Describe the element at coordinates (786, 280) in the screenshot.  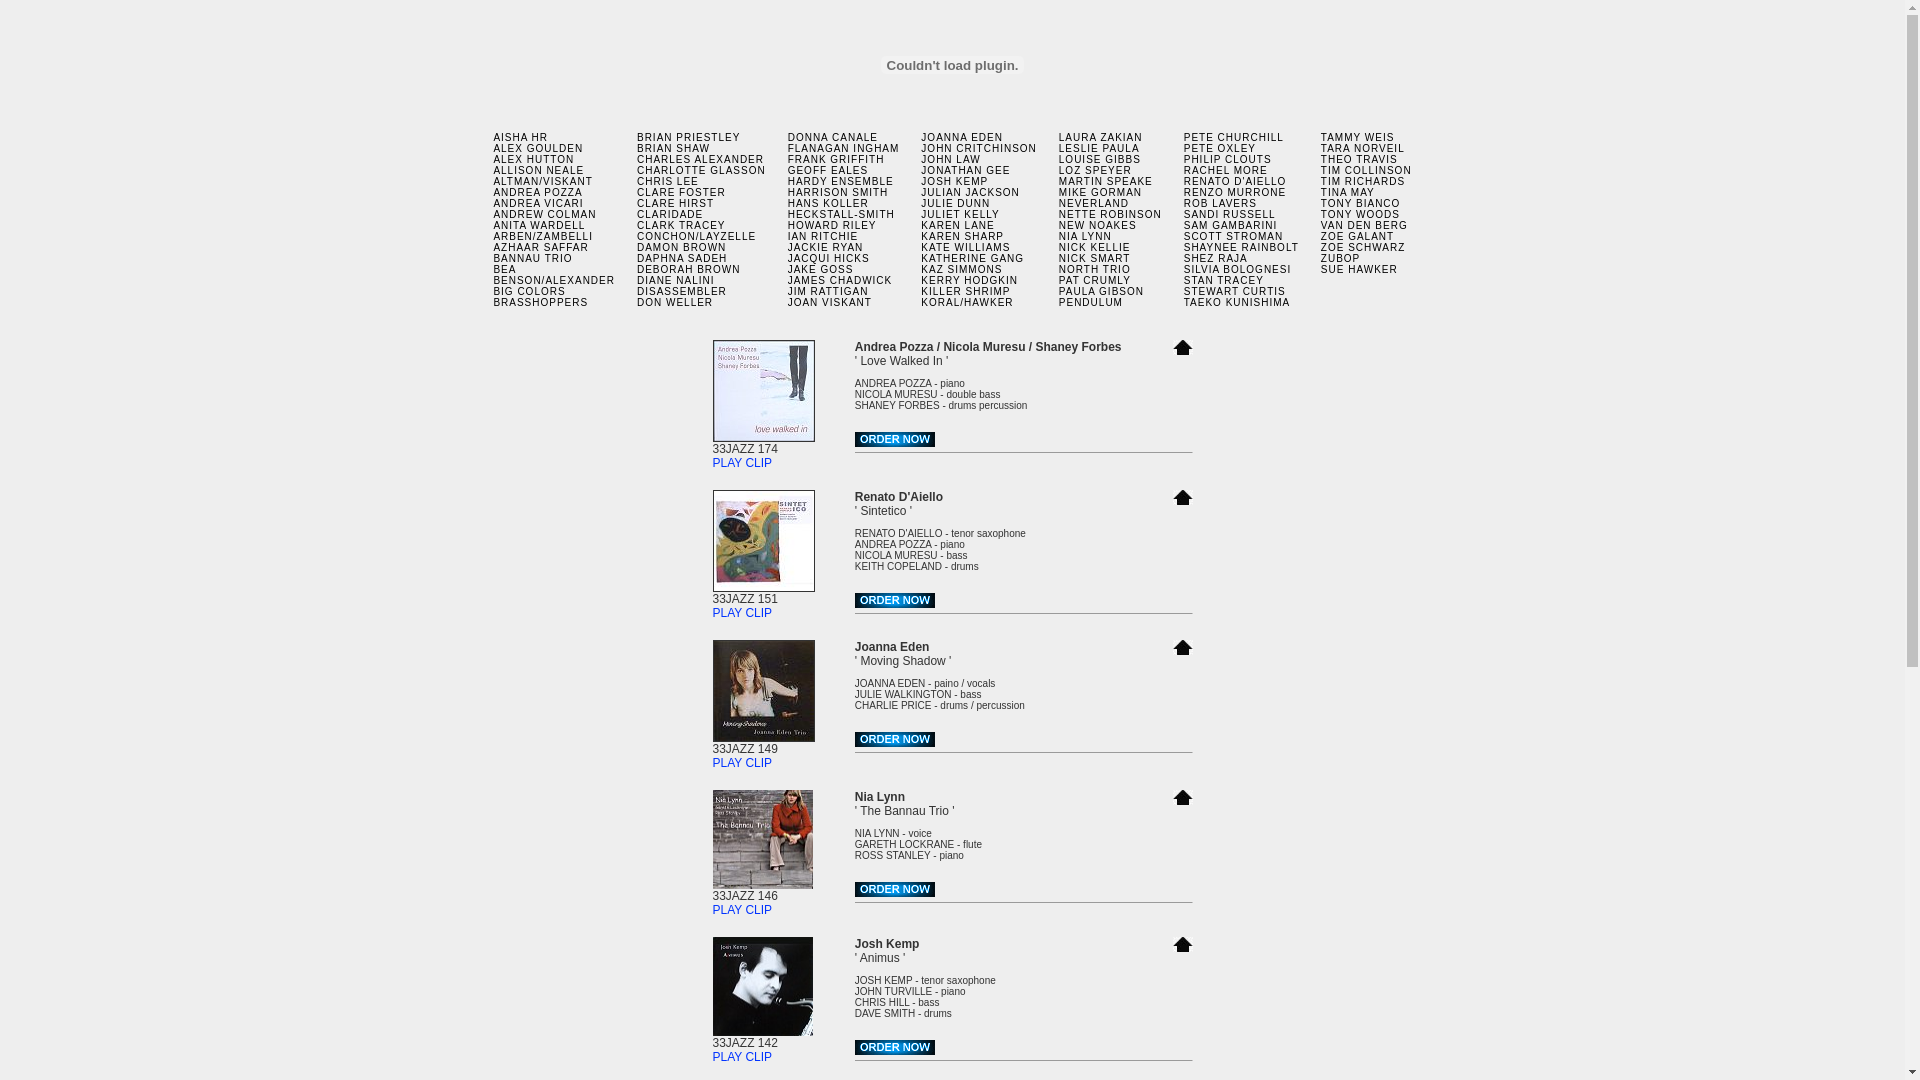
I see `'JAMES CHADWICK'` at that location.